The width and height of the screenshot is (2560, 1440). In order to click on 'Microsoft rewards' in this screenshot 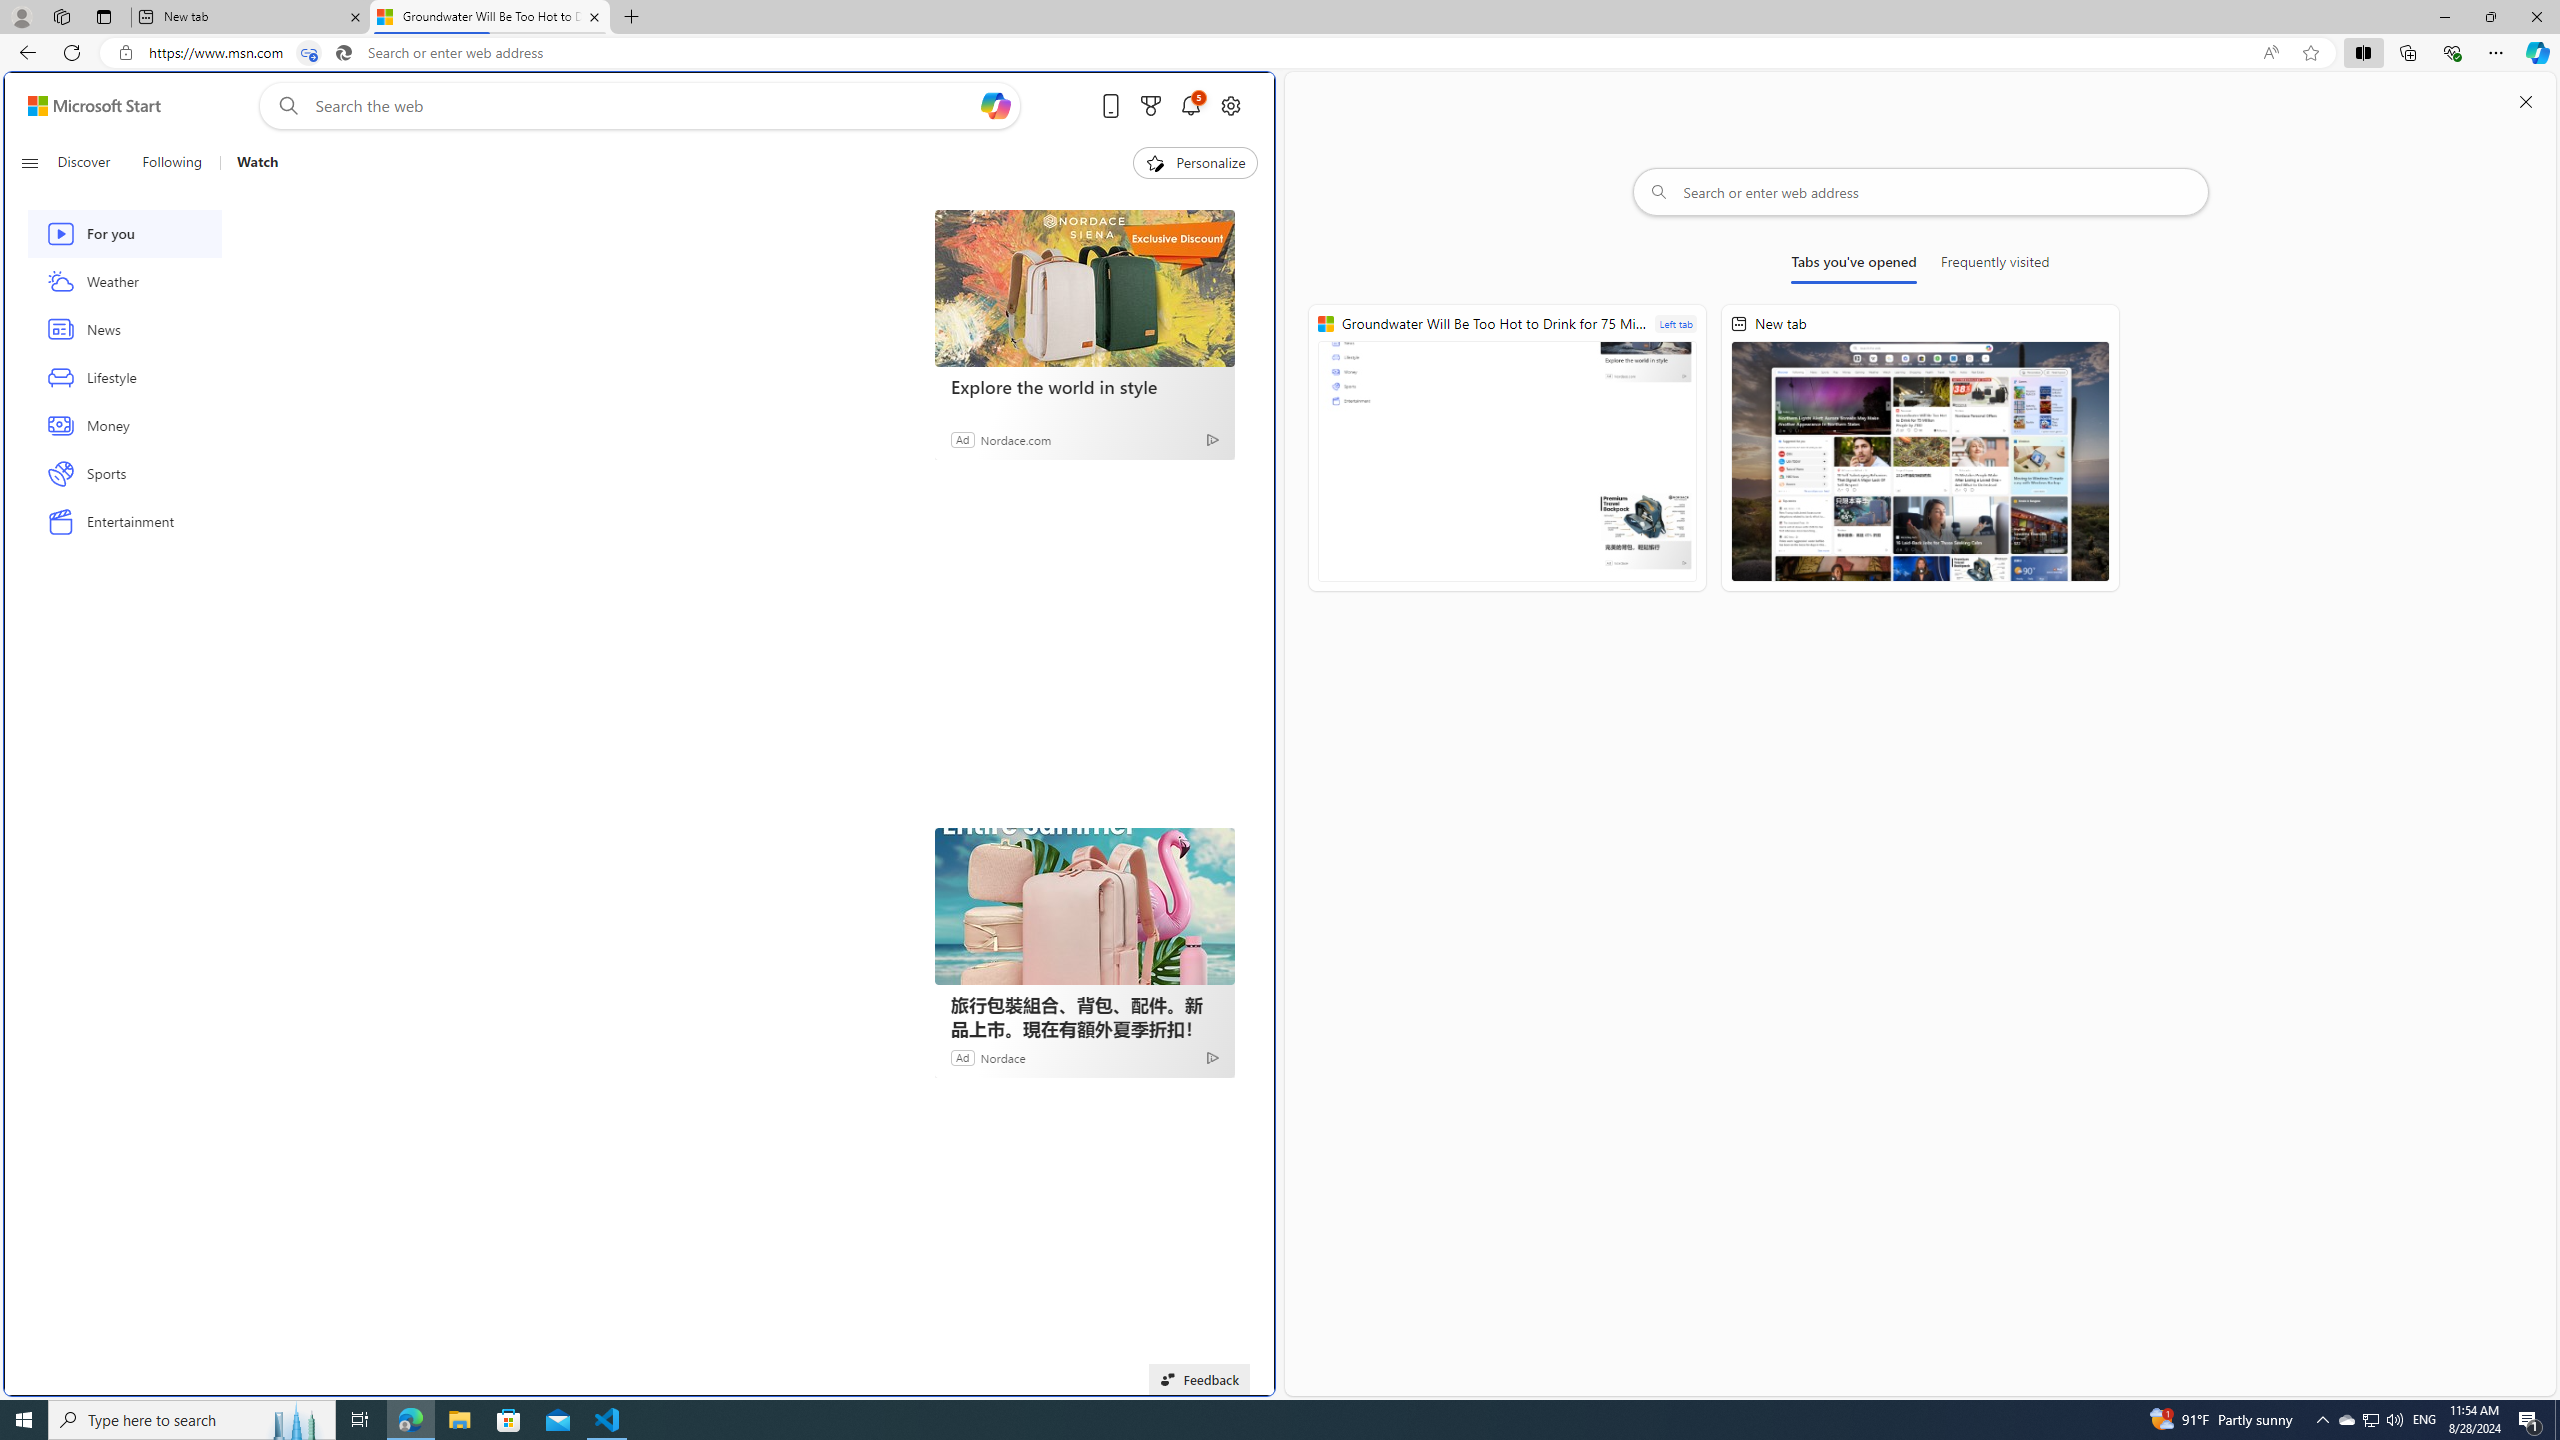, I will do `click(1149, 106)`.